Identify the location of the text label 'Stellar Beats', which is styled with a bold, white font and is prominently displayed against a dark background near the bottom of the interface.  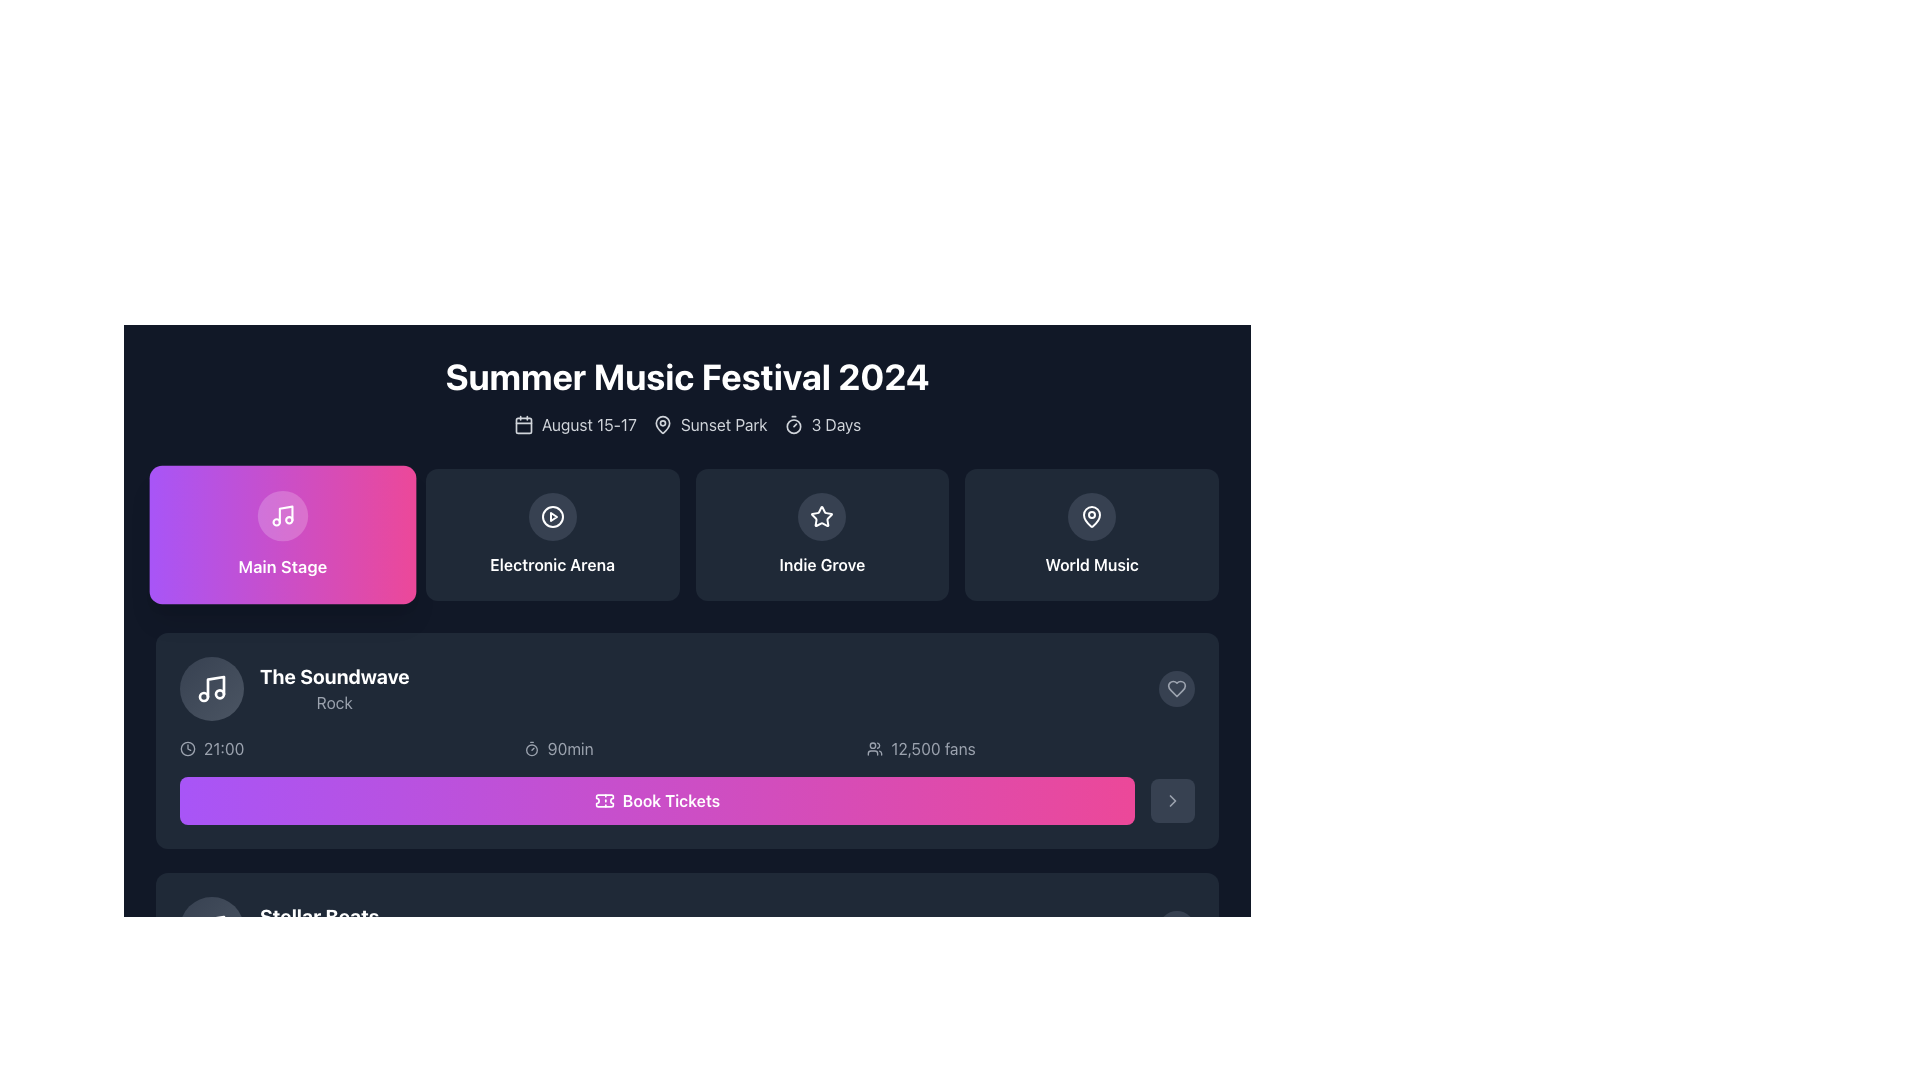
(318, 917).